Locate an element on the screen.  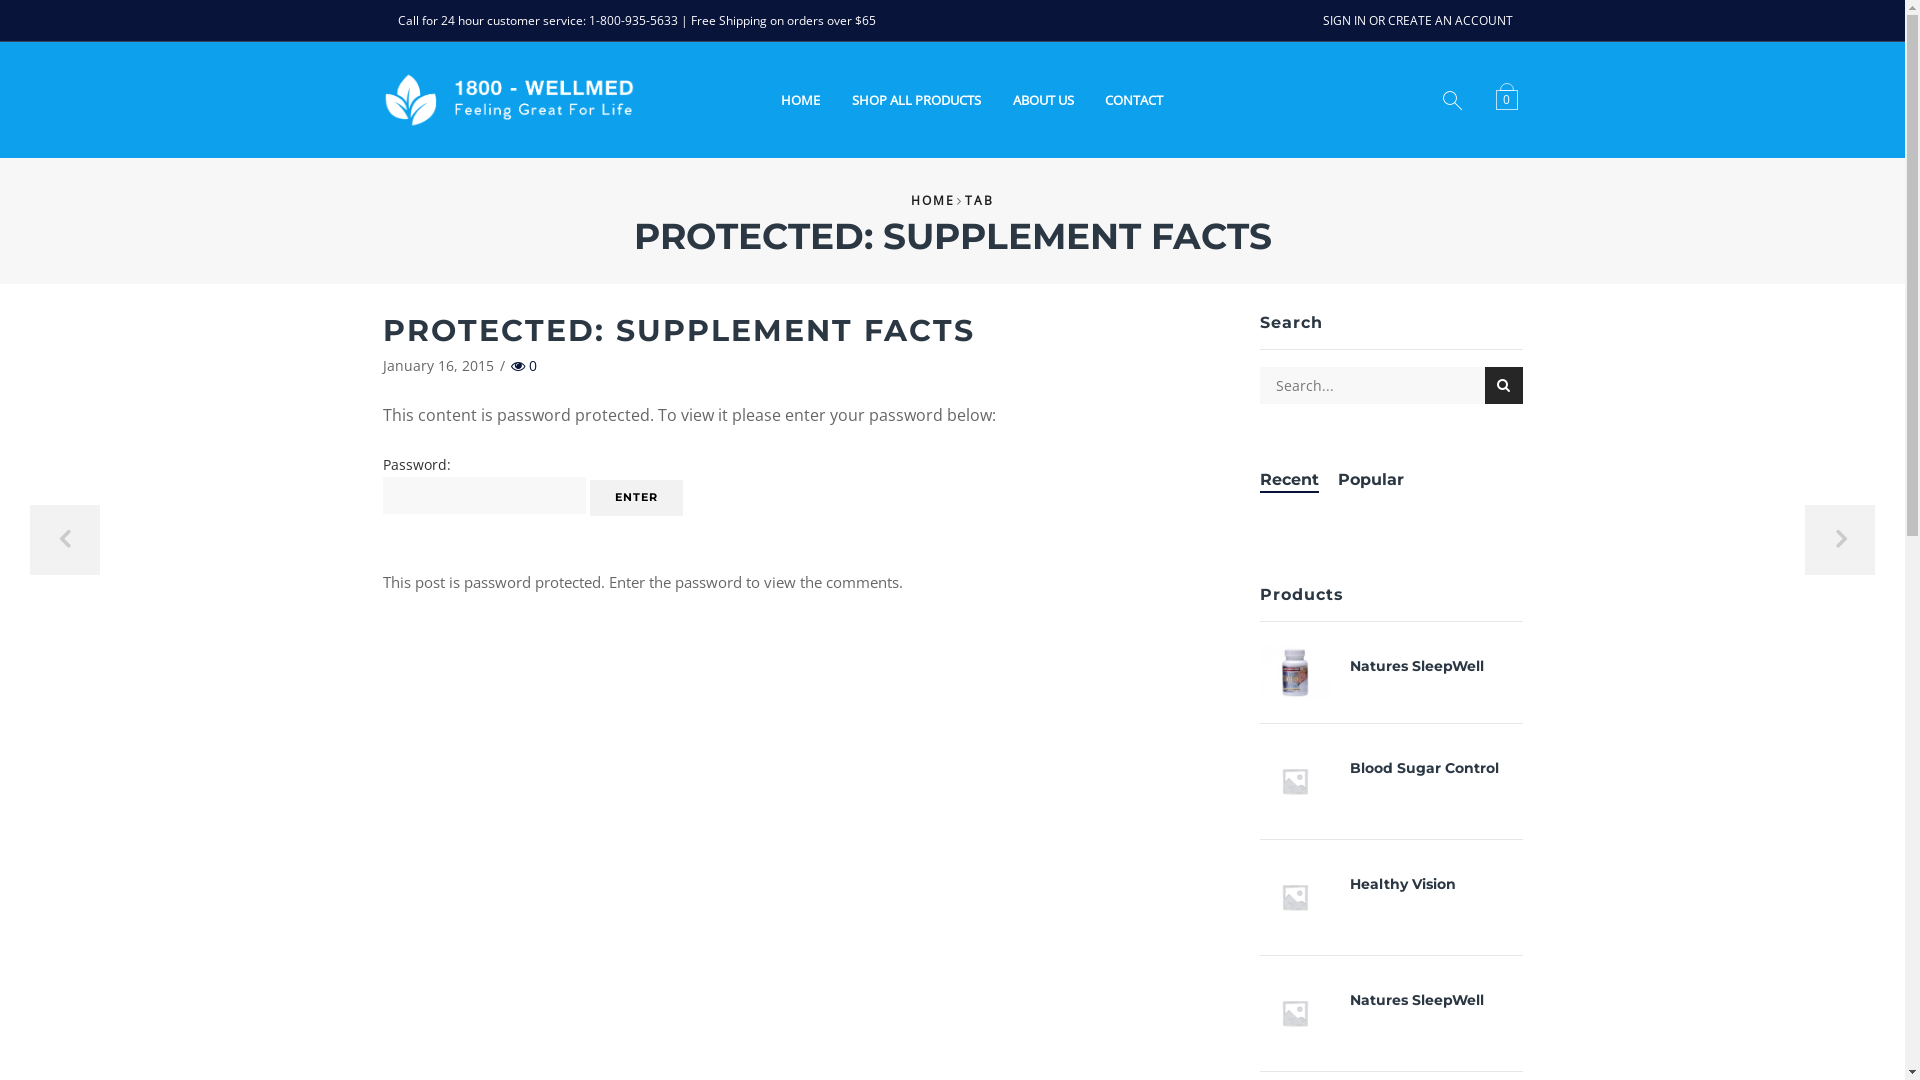
'TAB' is located at coordinates (979, 200).